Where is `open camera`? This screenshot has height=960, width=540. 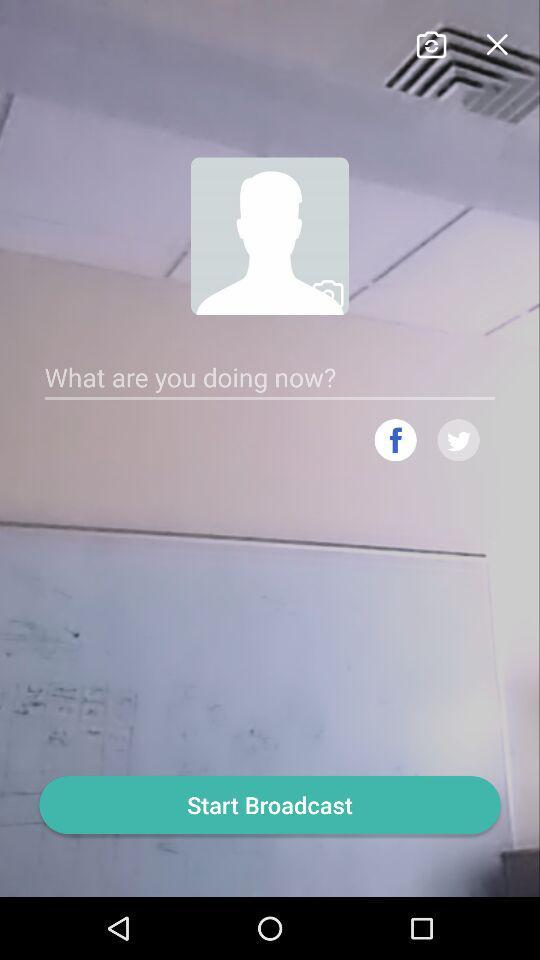
open camera is located at coordinates (430, 41).